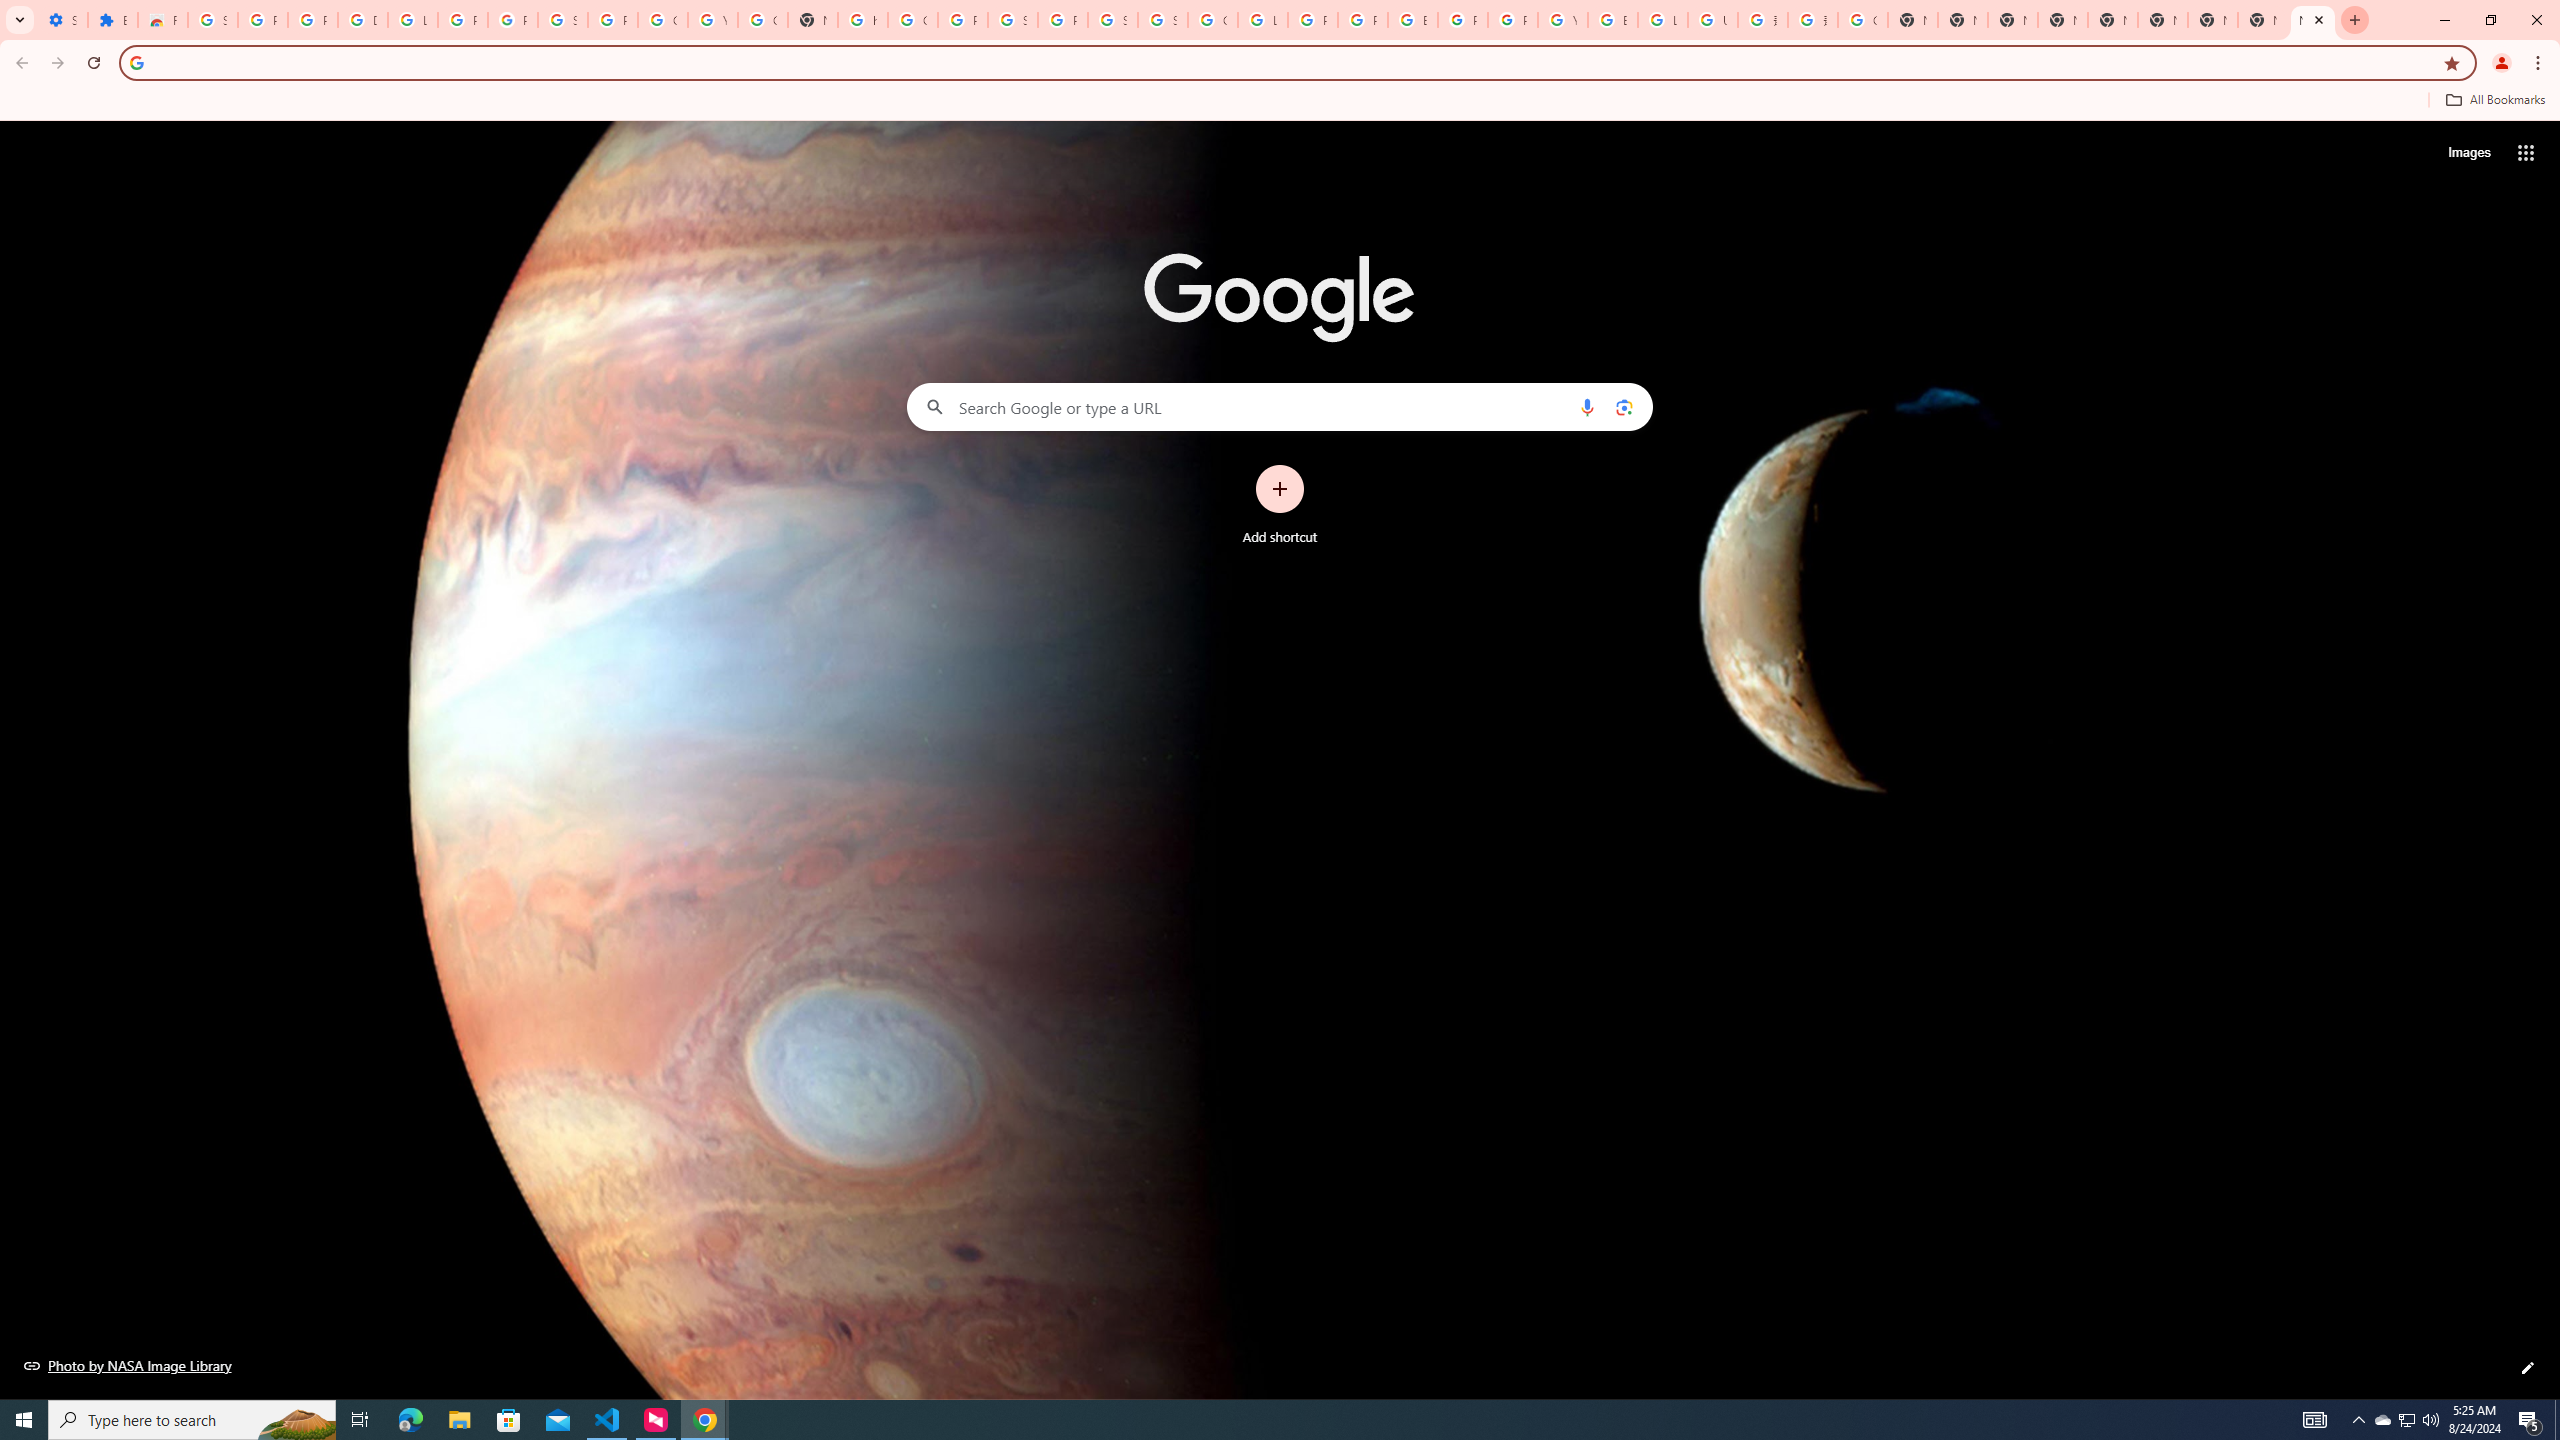  What do you see at coordinates (57, 62) in the screenshot?
I see `'Forward'` at bounding box center [57, 62].